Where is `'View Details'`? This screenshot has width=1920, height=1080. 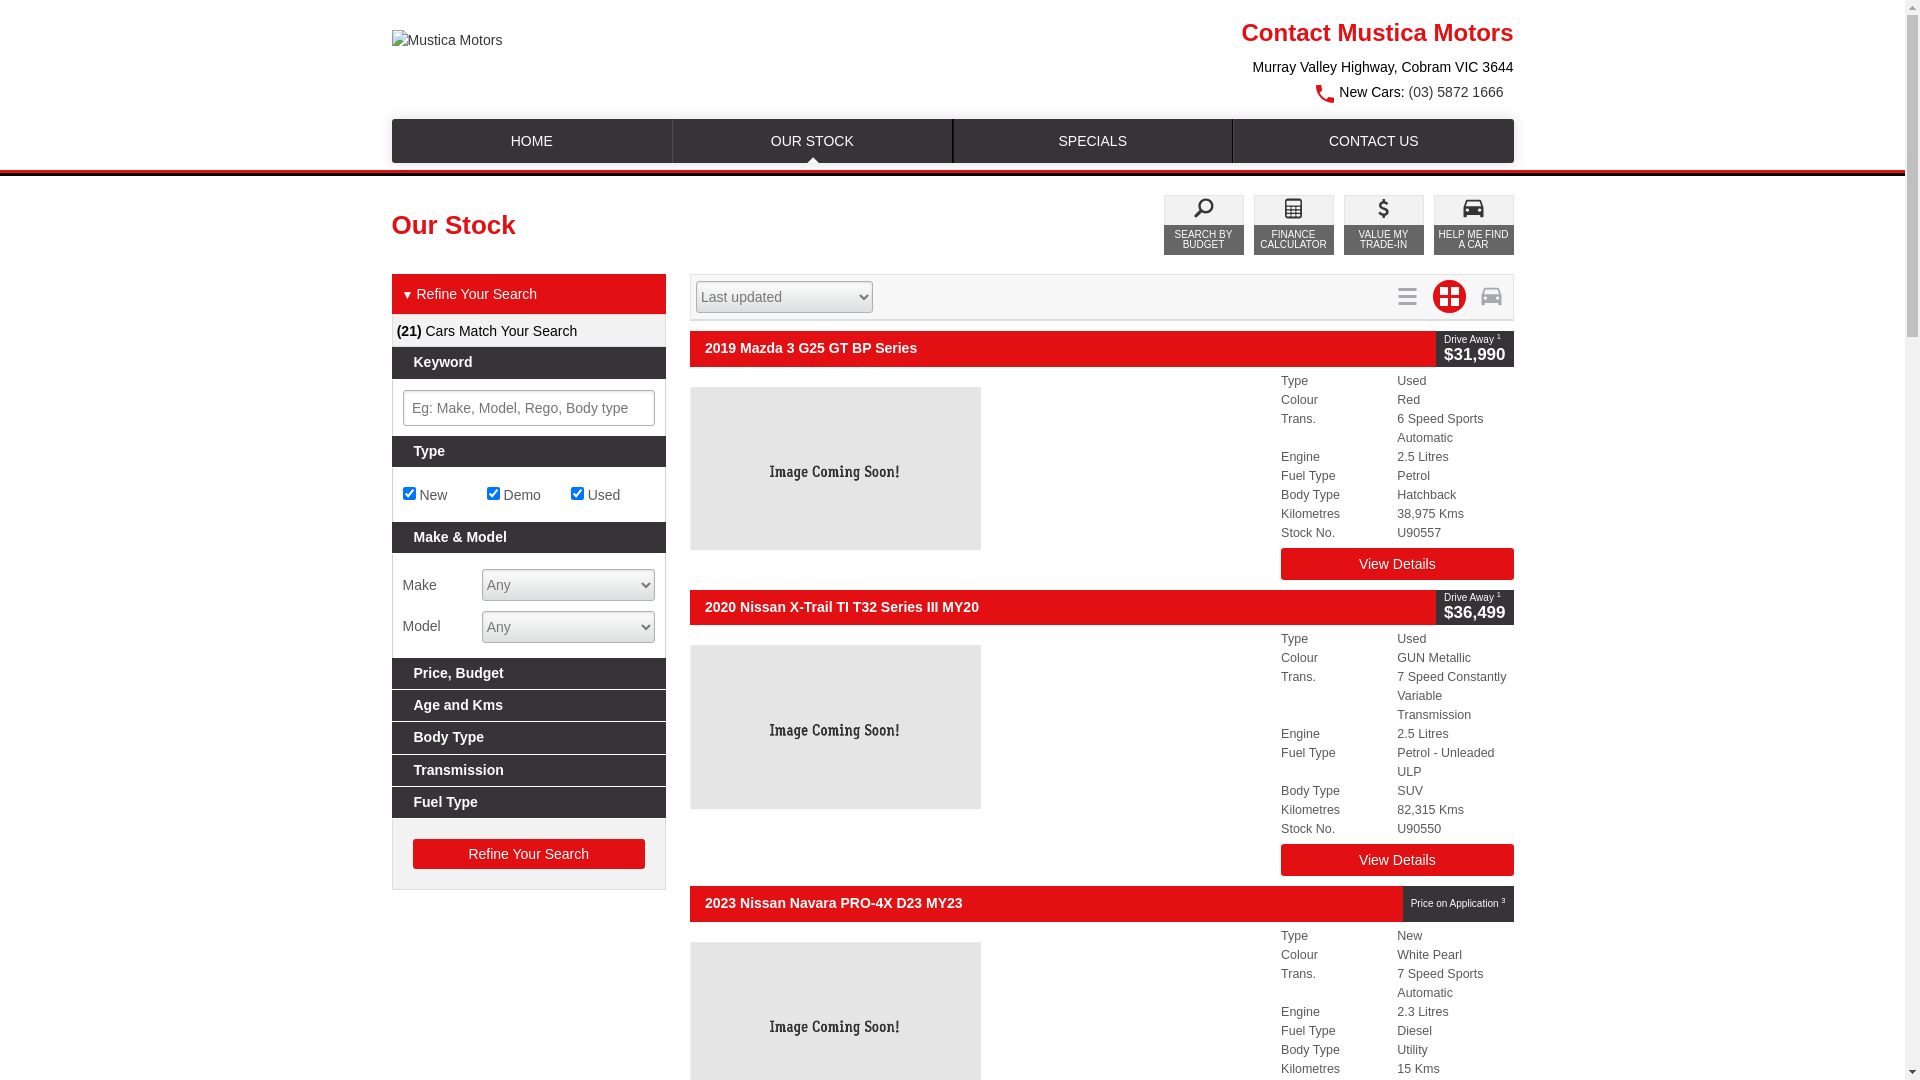 'View Details' is located at coordinates (1395, 563).